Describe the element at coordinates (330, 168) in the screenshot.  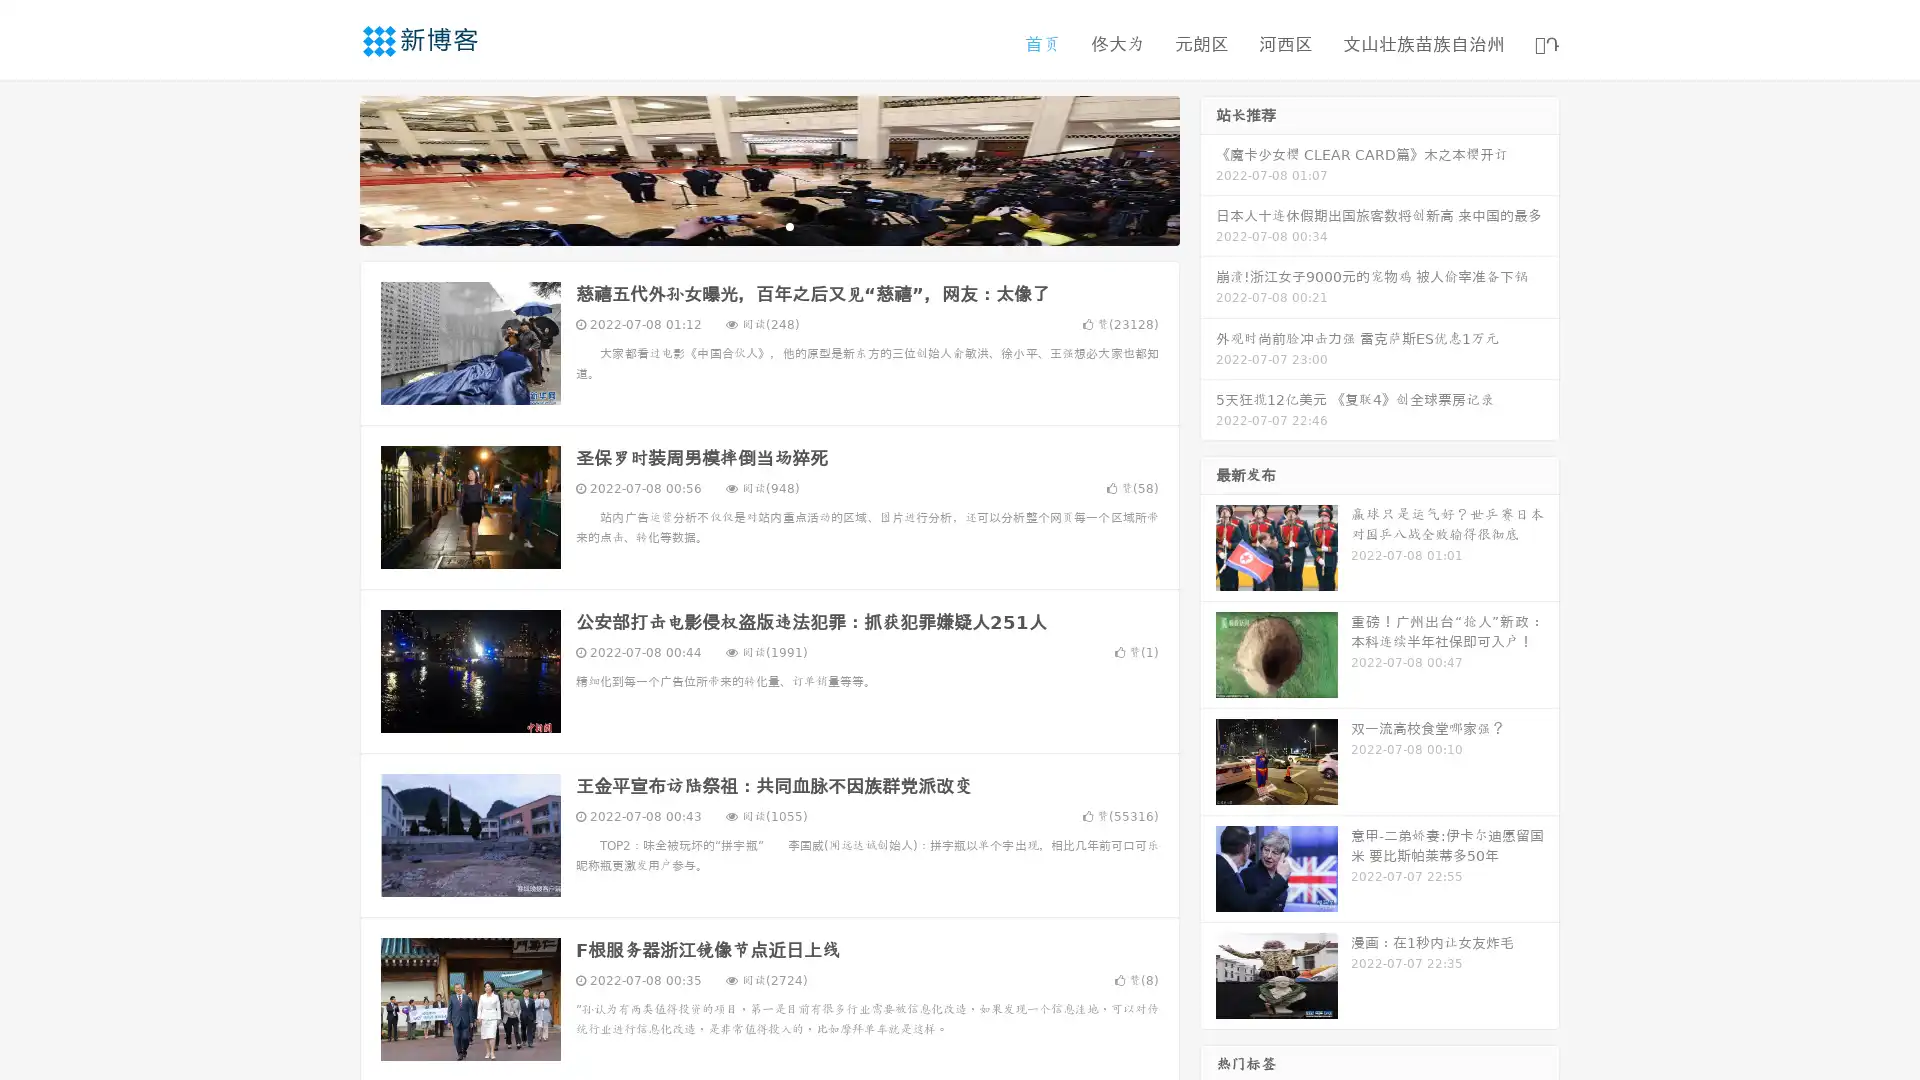
I see `Previous slide` at that location.